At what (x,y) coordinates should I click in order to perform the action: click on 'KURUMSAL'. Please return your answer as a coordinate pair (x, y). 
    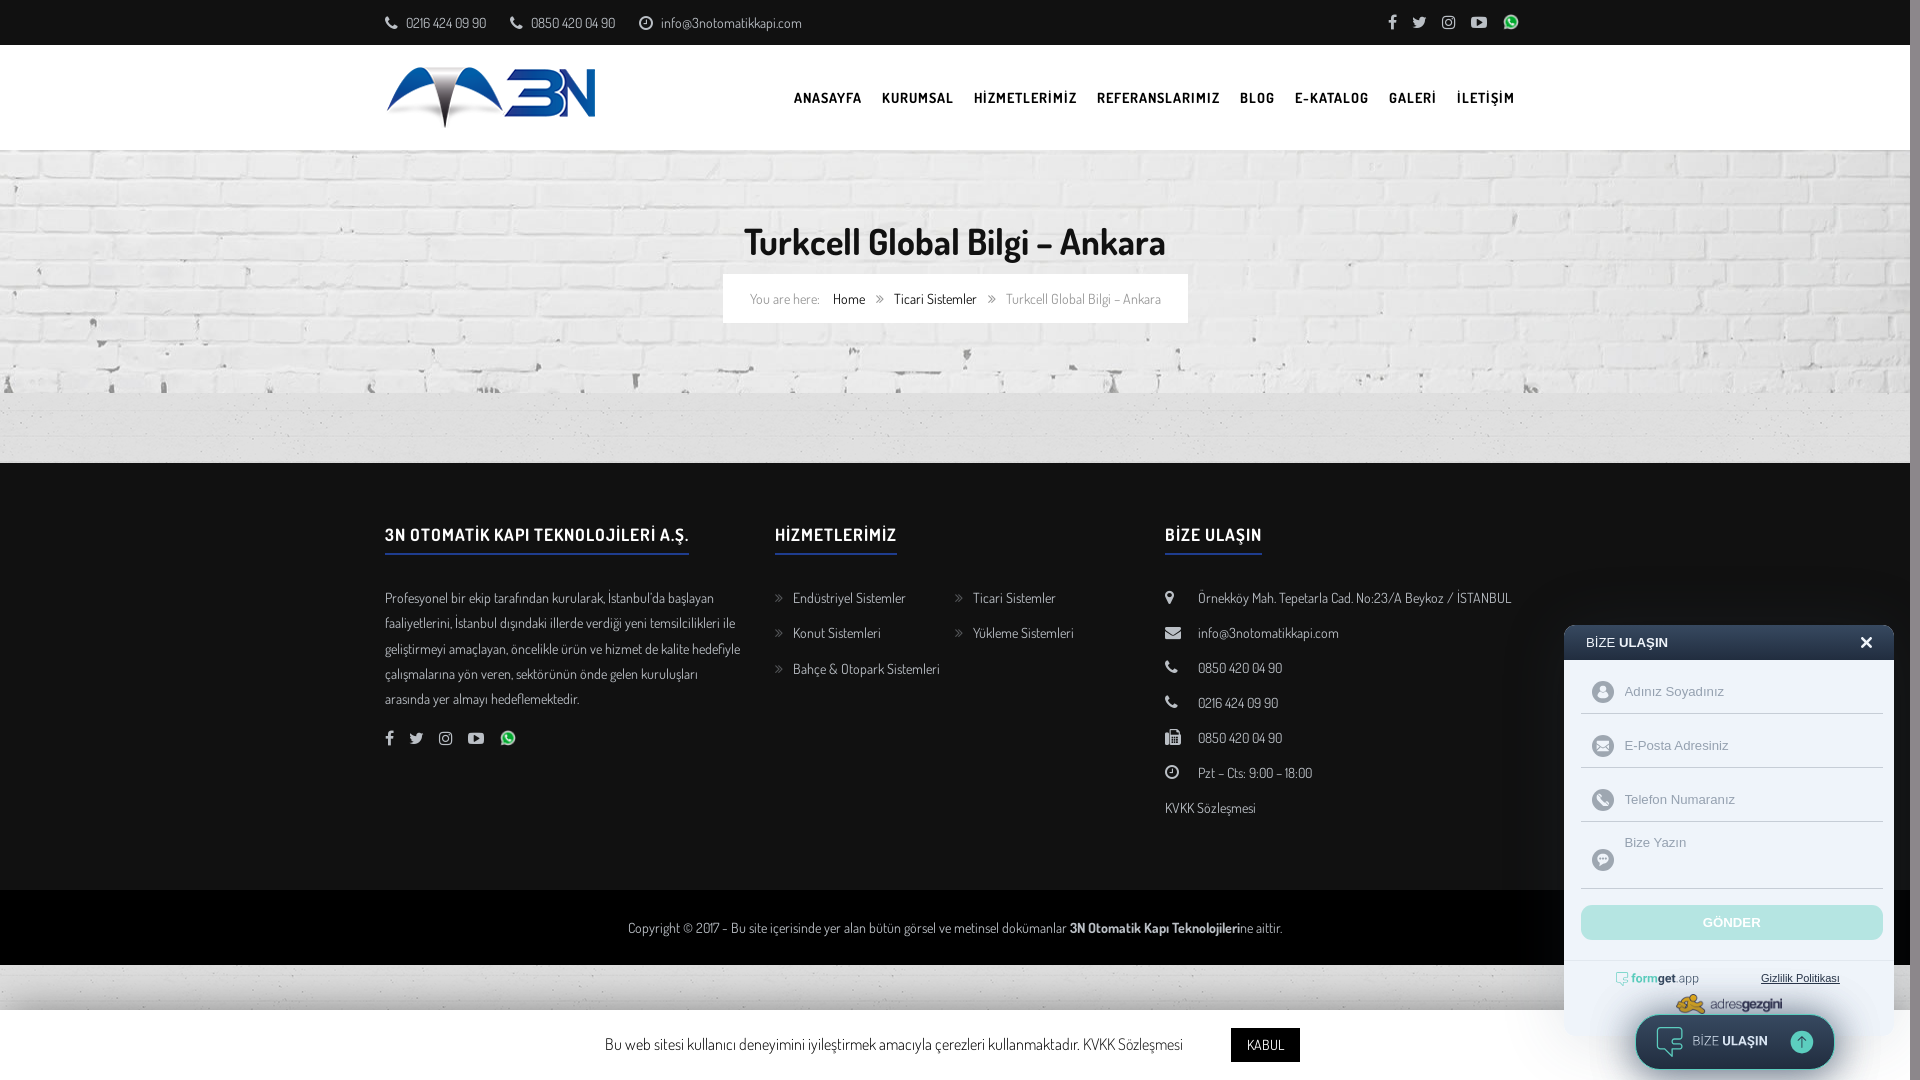
    Looking at the image, I should click on (881, 97).